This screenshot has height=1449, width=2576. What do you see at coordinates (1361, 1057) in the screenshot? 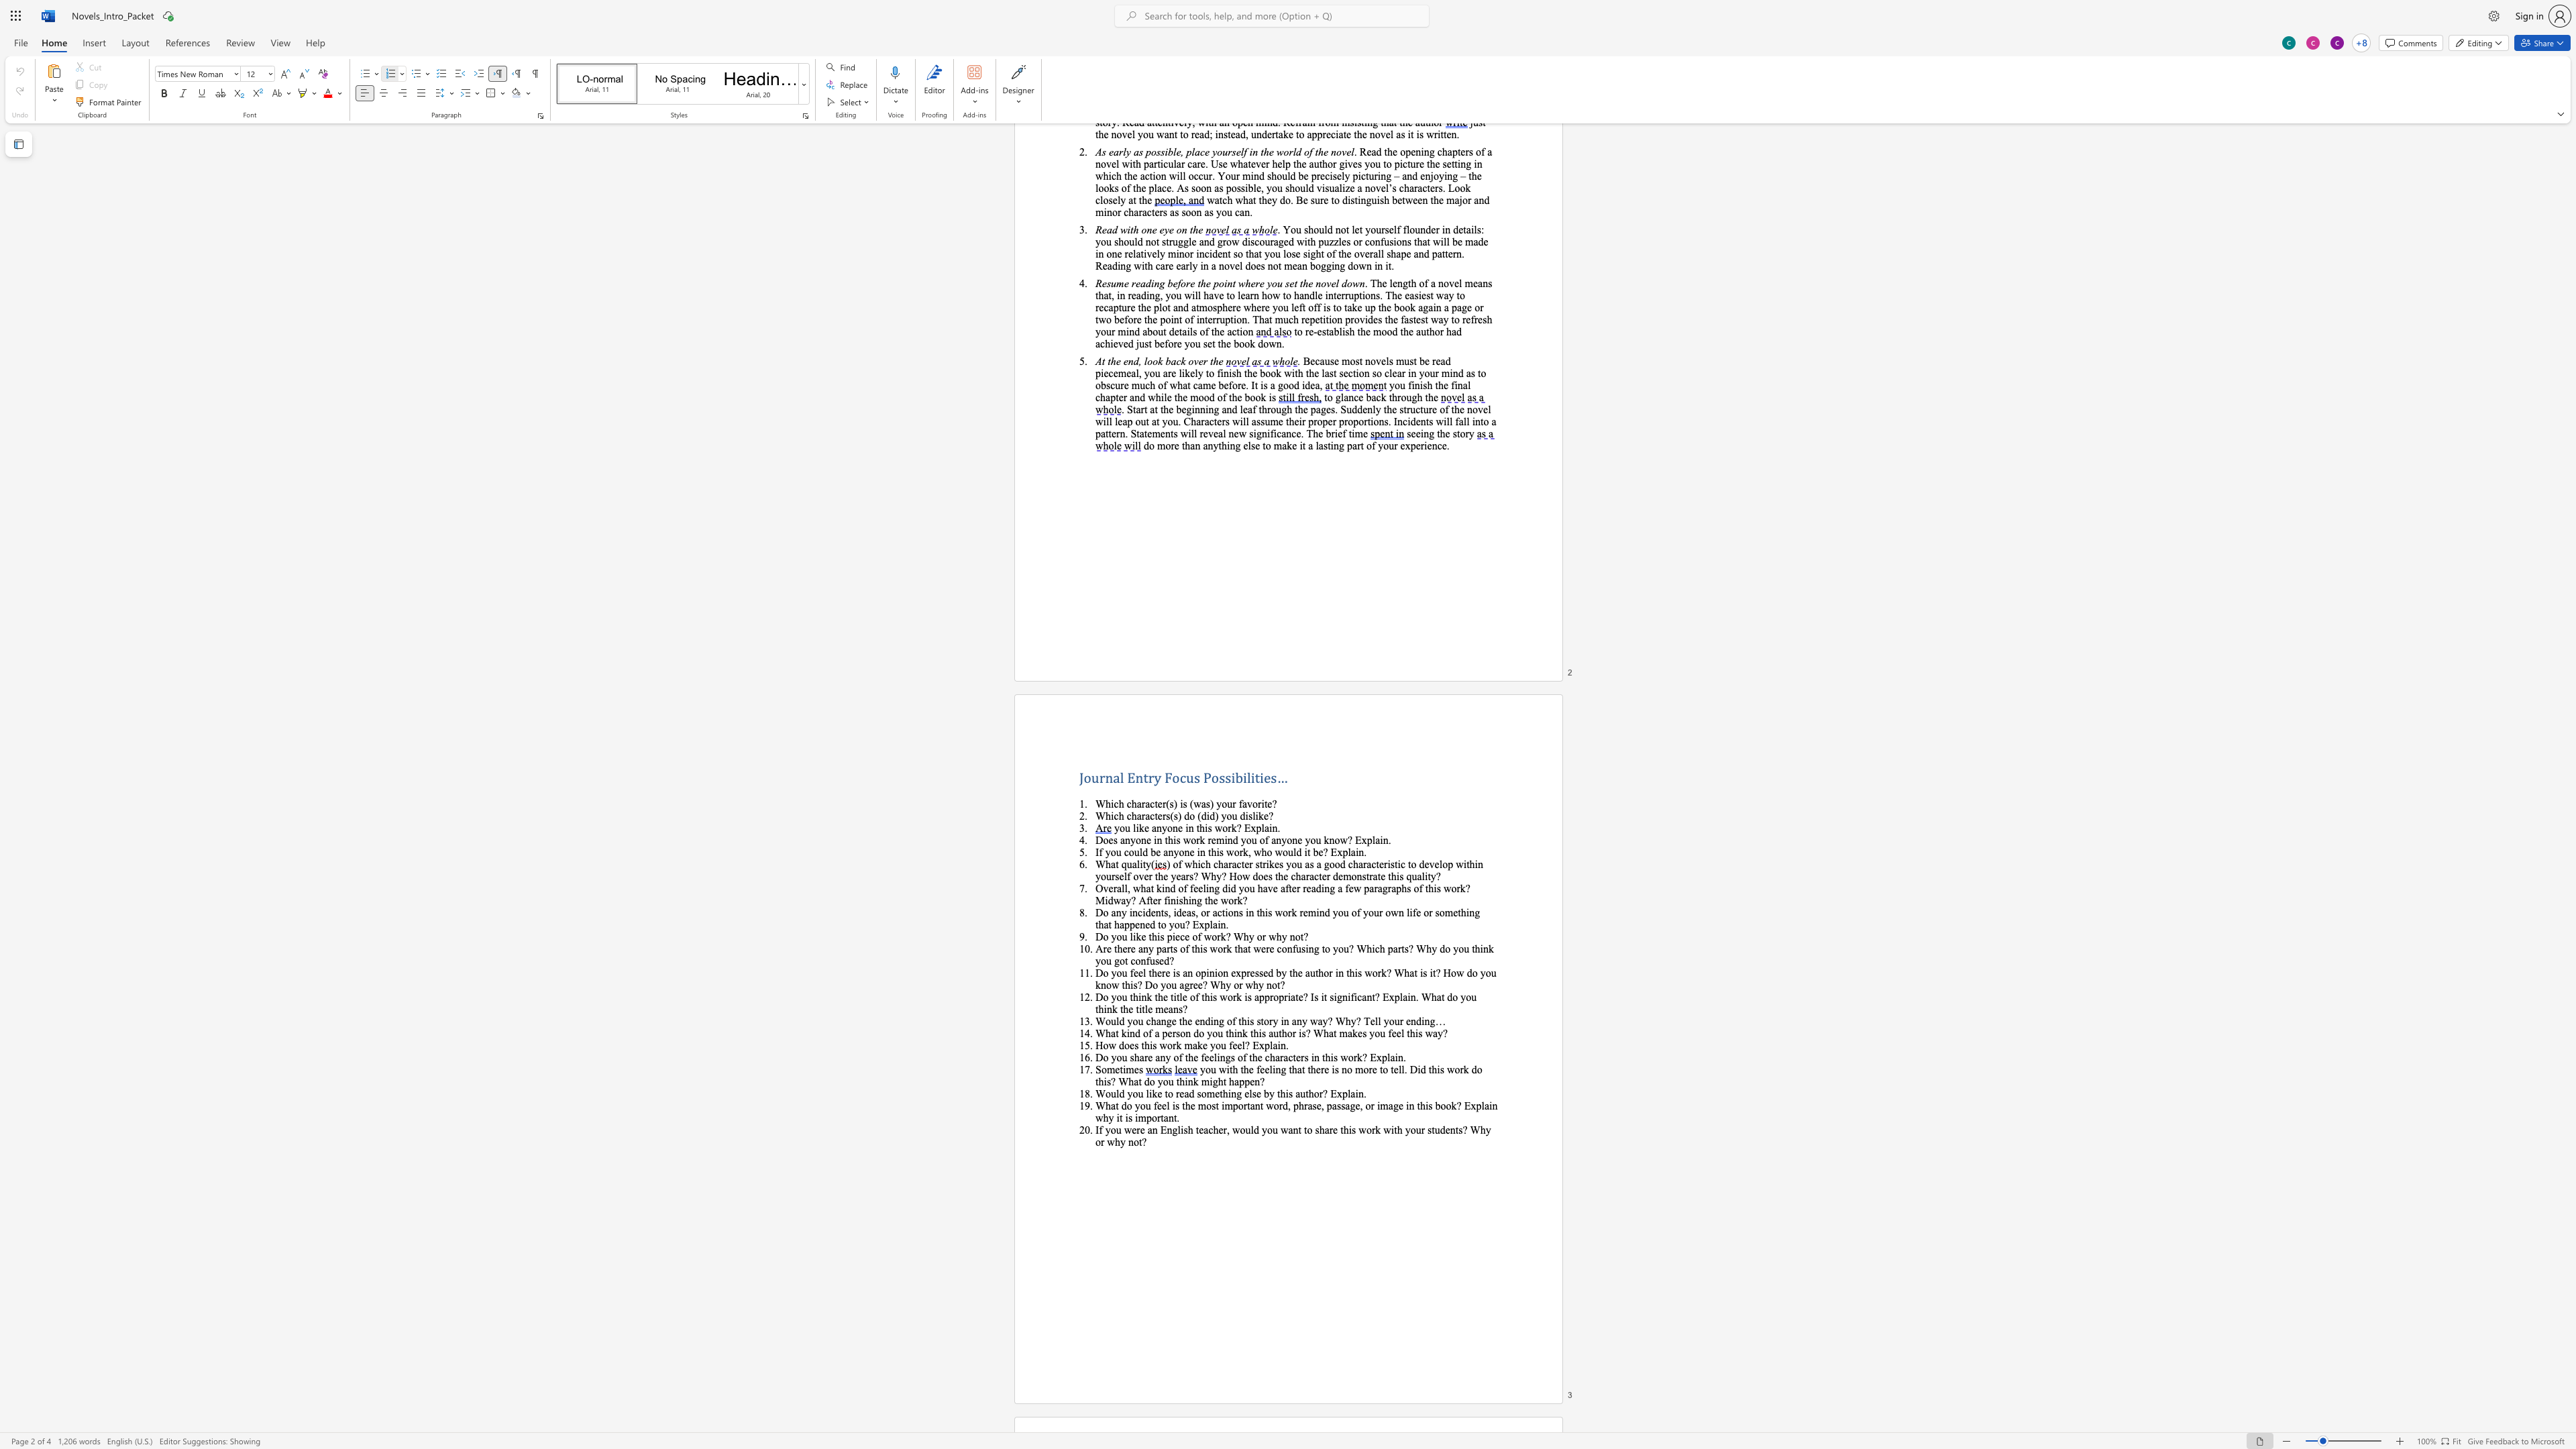
I see `the space between the continuous character "k" and "?" in the text` at bounding box center [1361, 1057].